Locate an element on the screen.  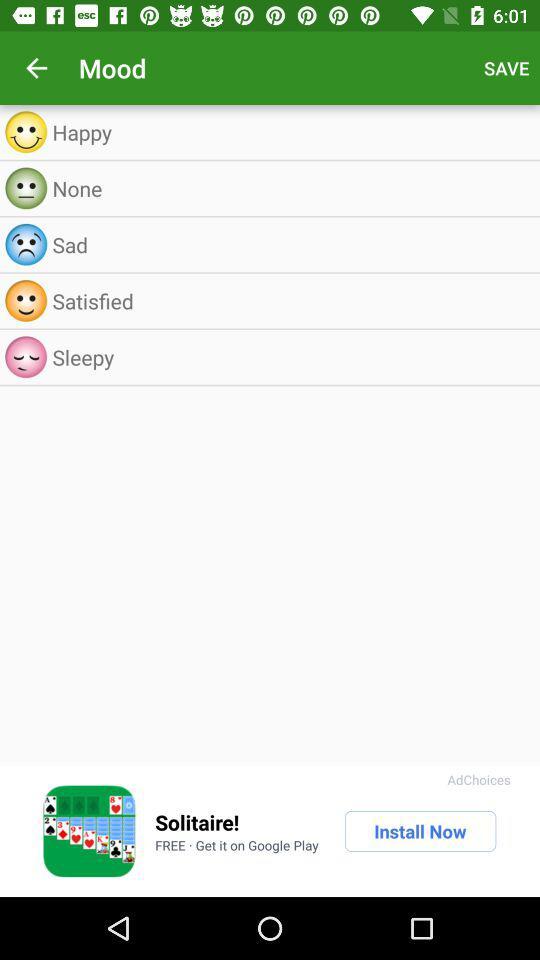
sleepy is located at coordinates (290, 357).